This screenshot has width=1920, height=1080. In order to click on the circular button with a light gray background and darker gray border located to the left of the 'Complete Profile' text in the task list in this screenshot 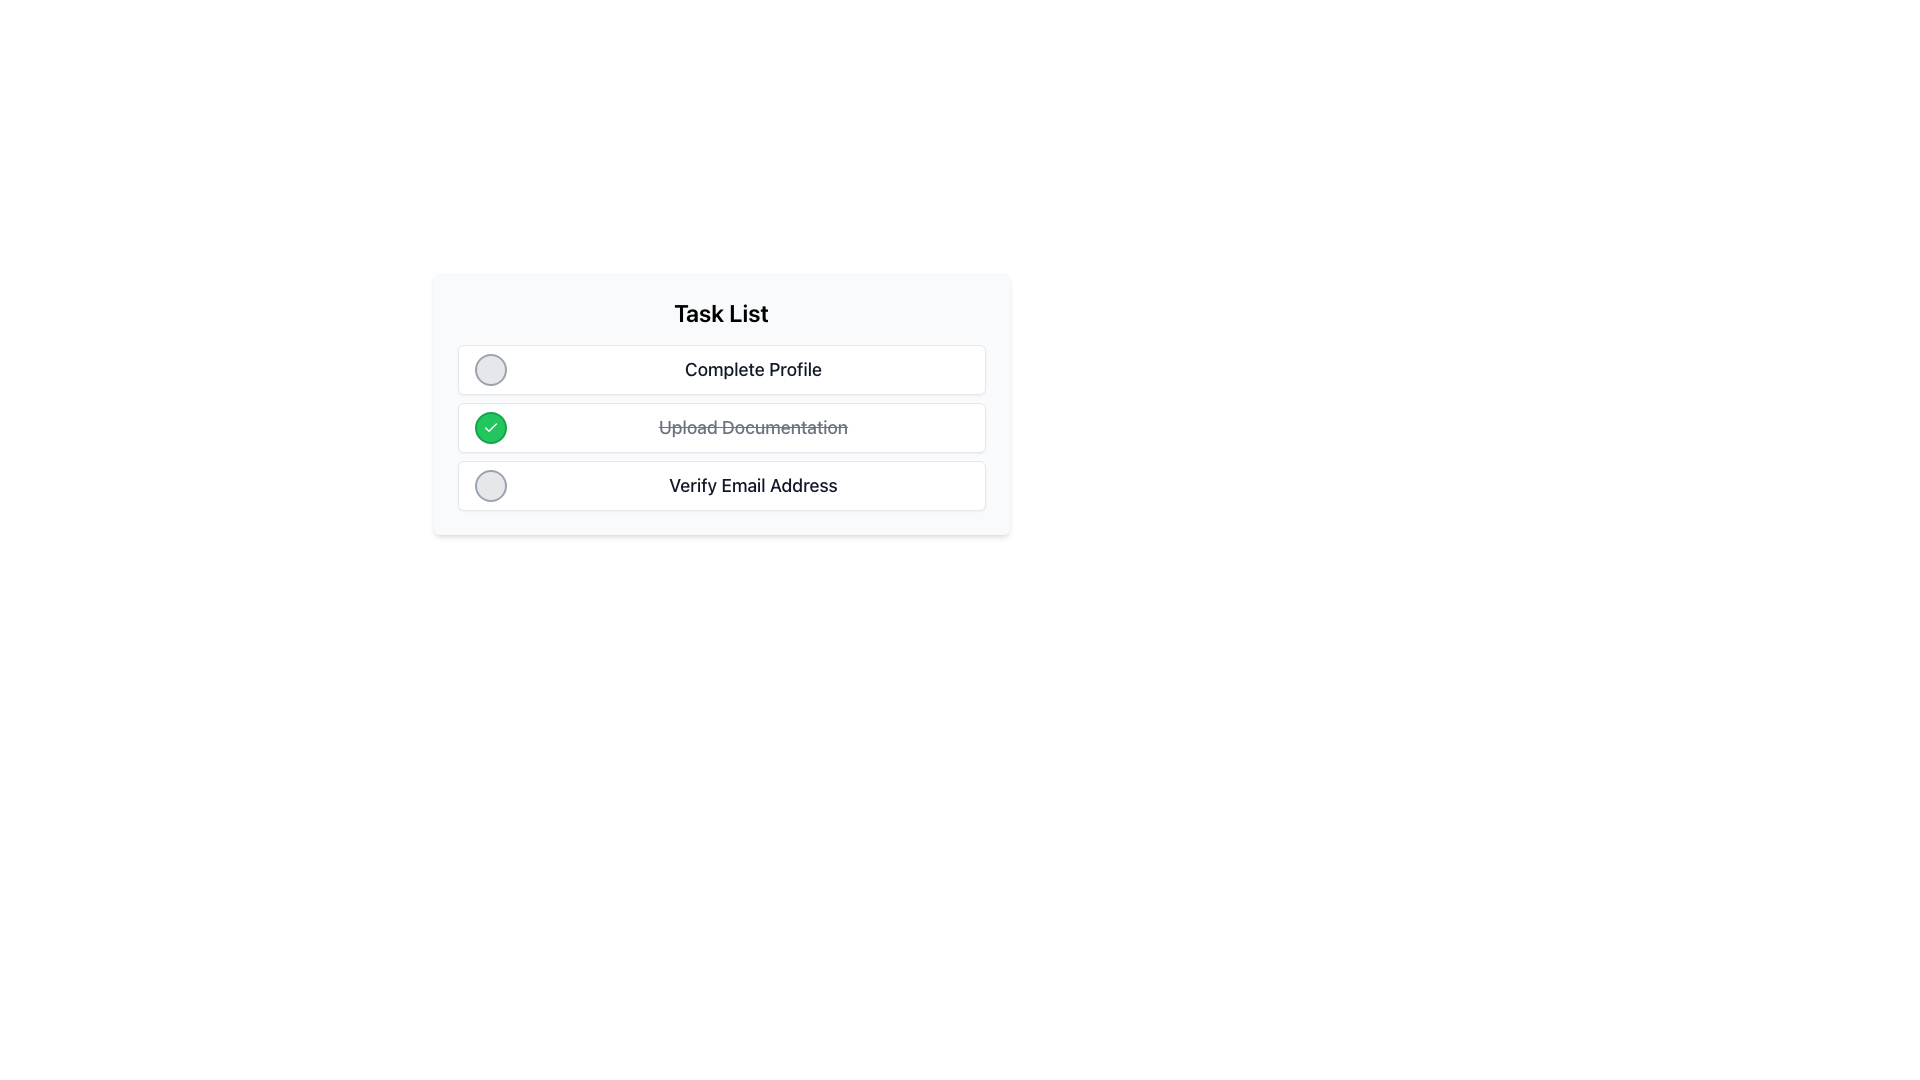, I will do `click(490, 370)`.